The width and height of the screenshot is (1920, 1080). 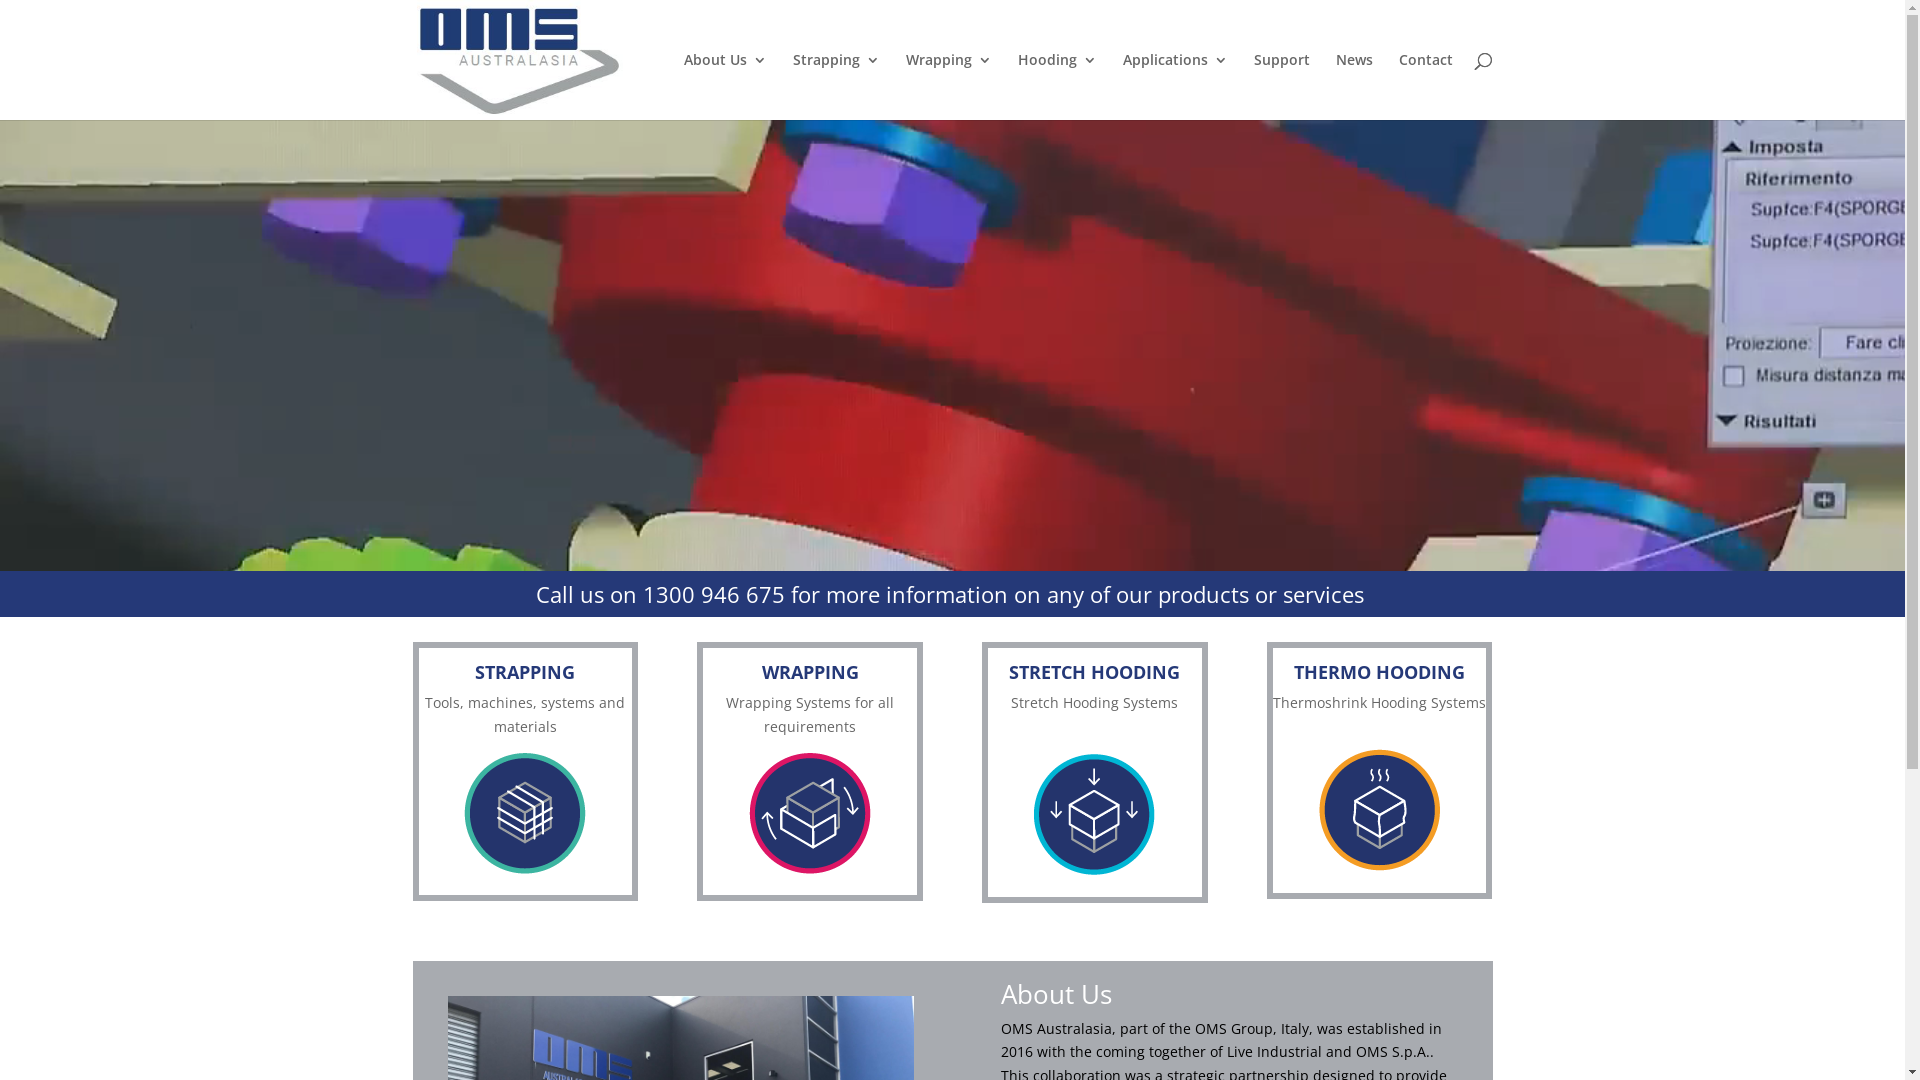 What do you see at coordinates (1281, 85) in the screenshot?
I see `'Support'` at bounding box center [1281, 85].